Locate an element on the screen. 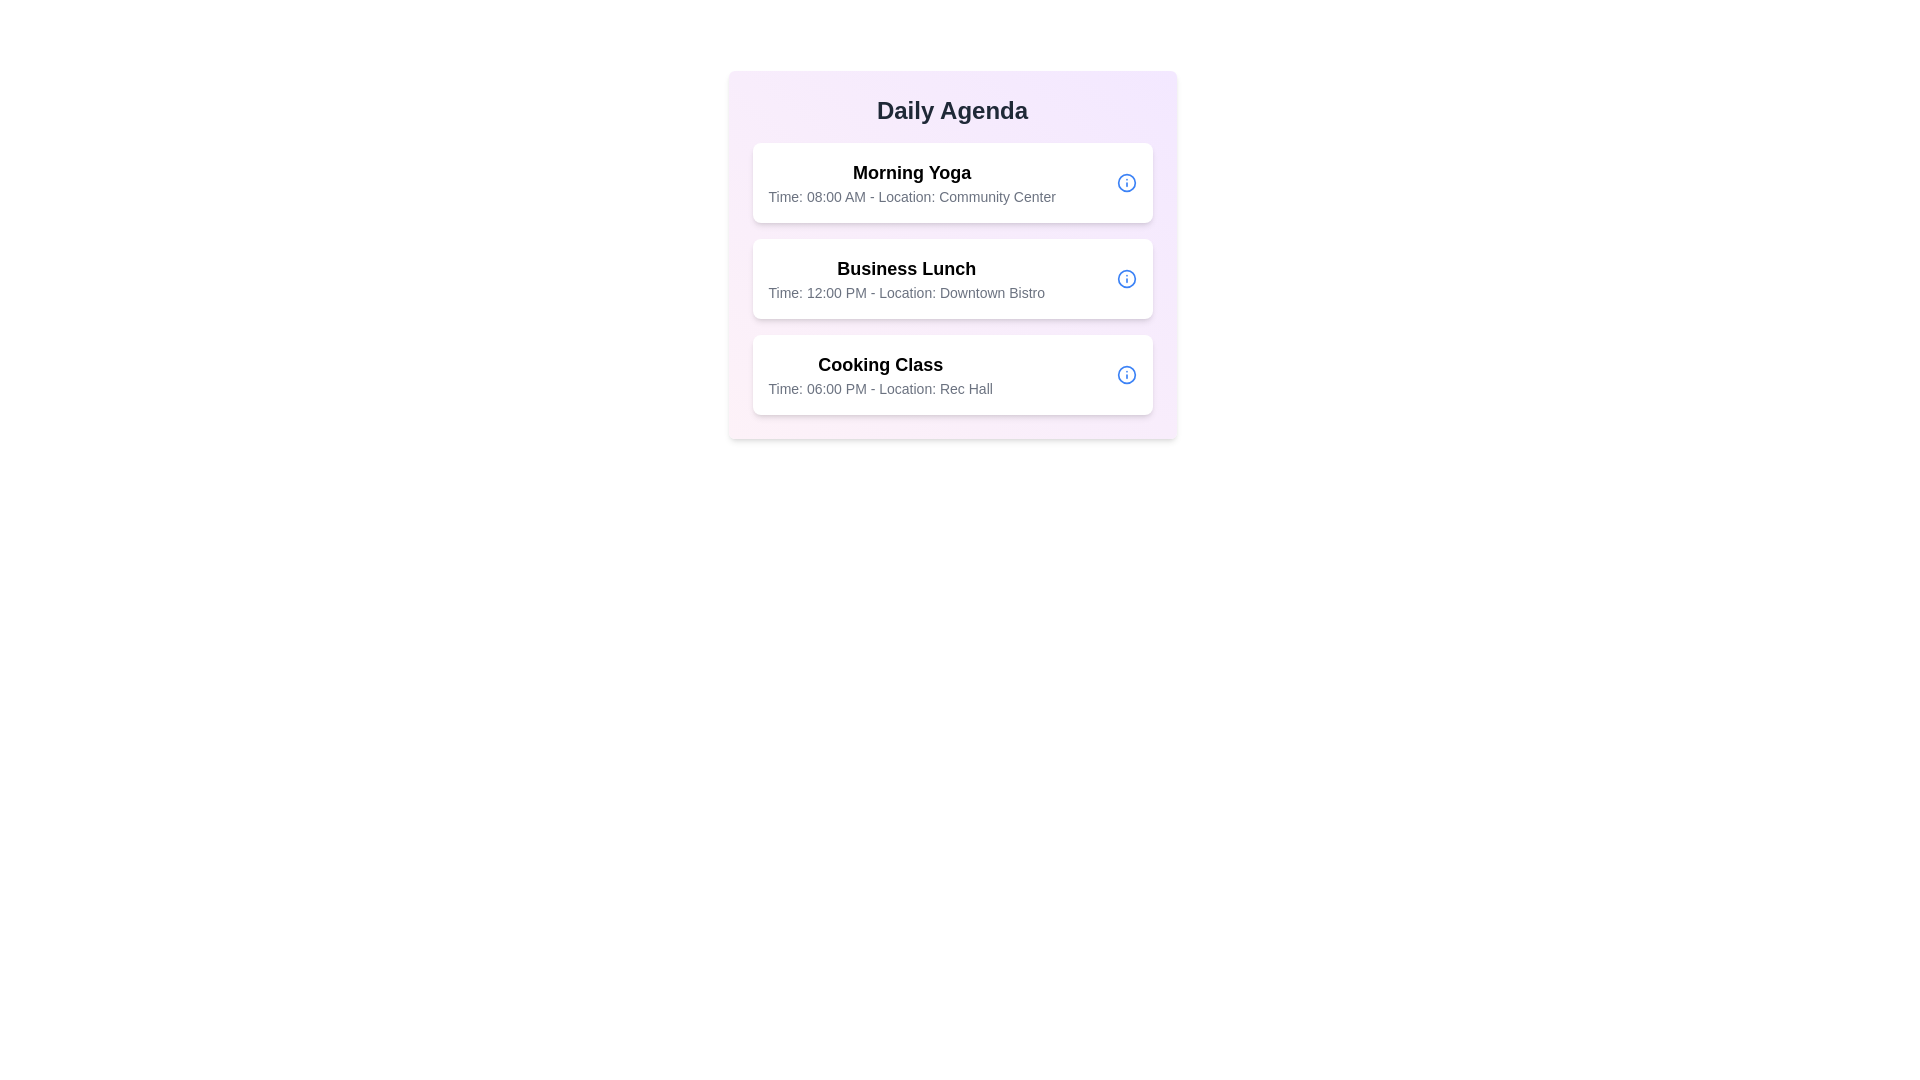 Image resolution: width=1920 pixels, height=1080 pixels. the information button for the activity Cooking Class is located at coordinates (1126, 374).